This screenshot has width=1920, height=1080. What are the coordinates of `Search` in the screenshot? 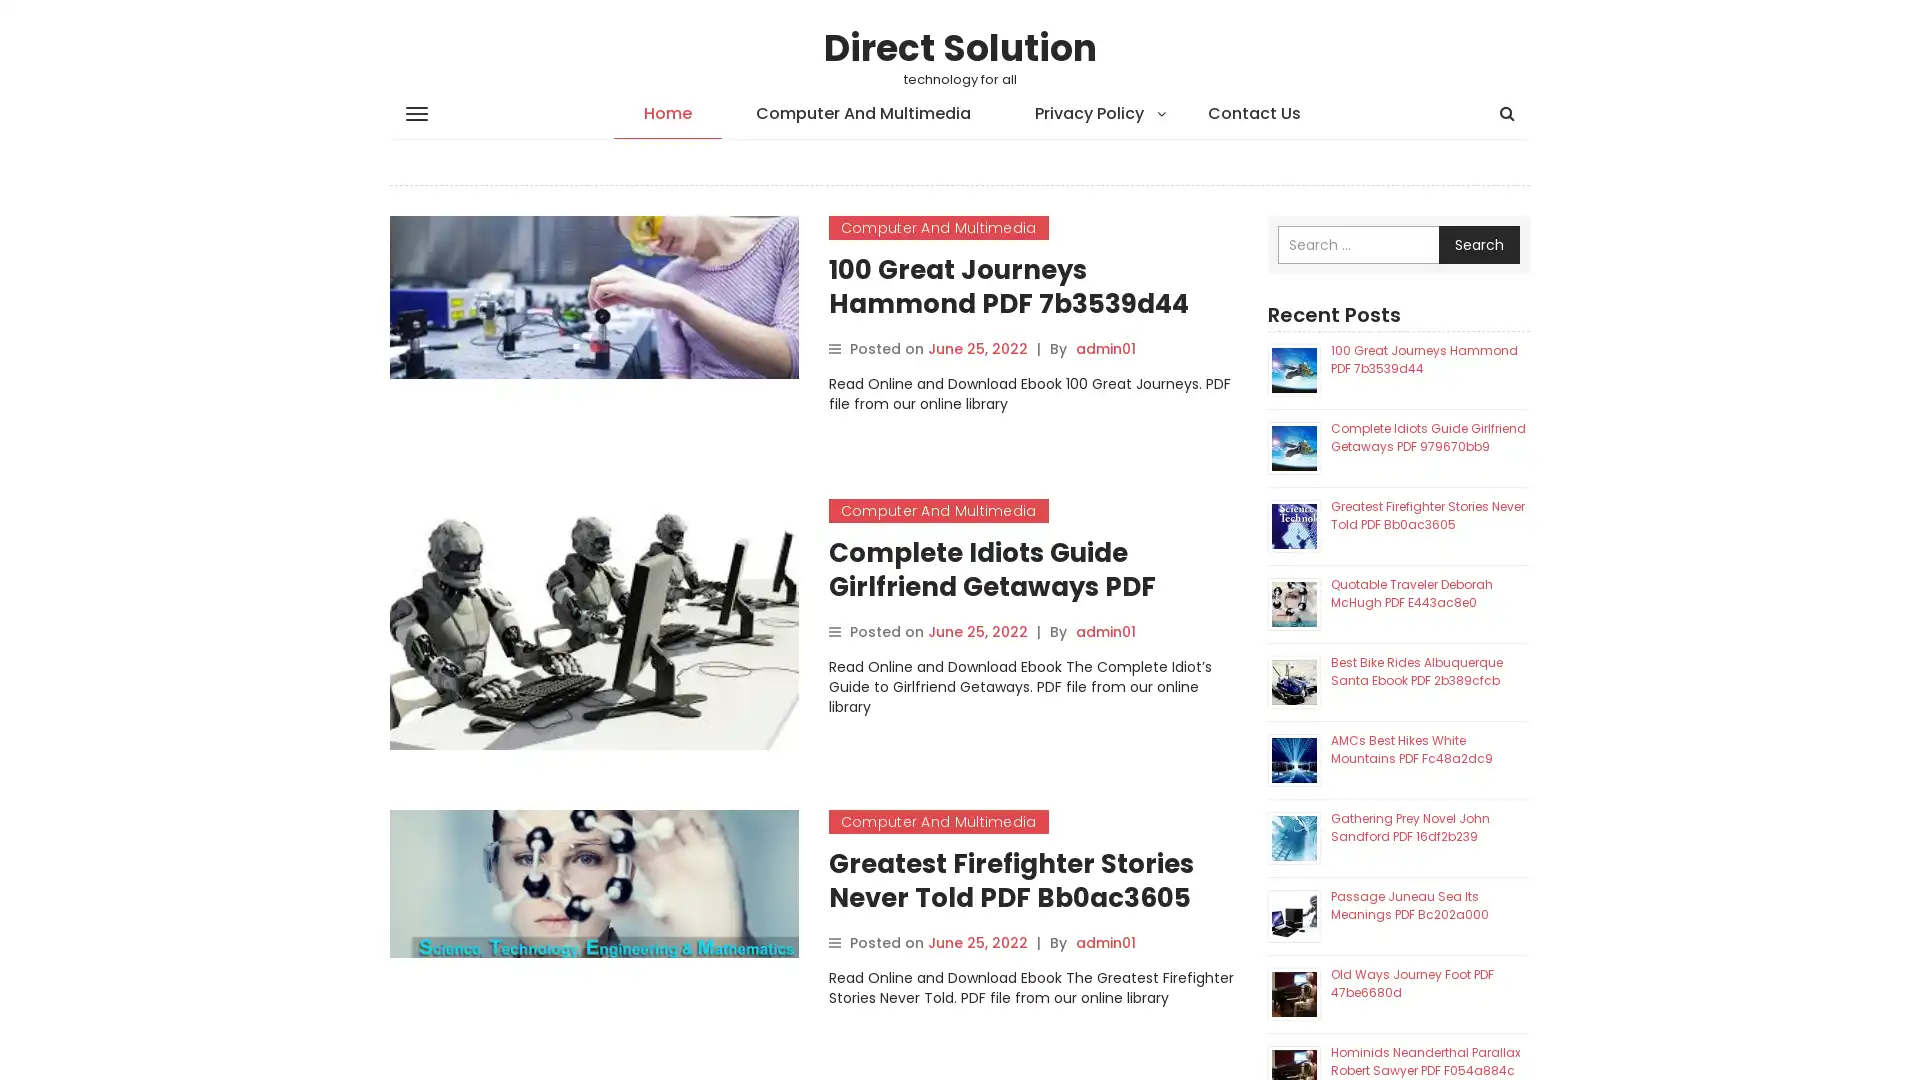 It's located at (1479, 244).